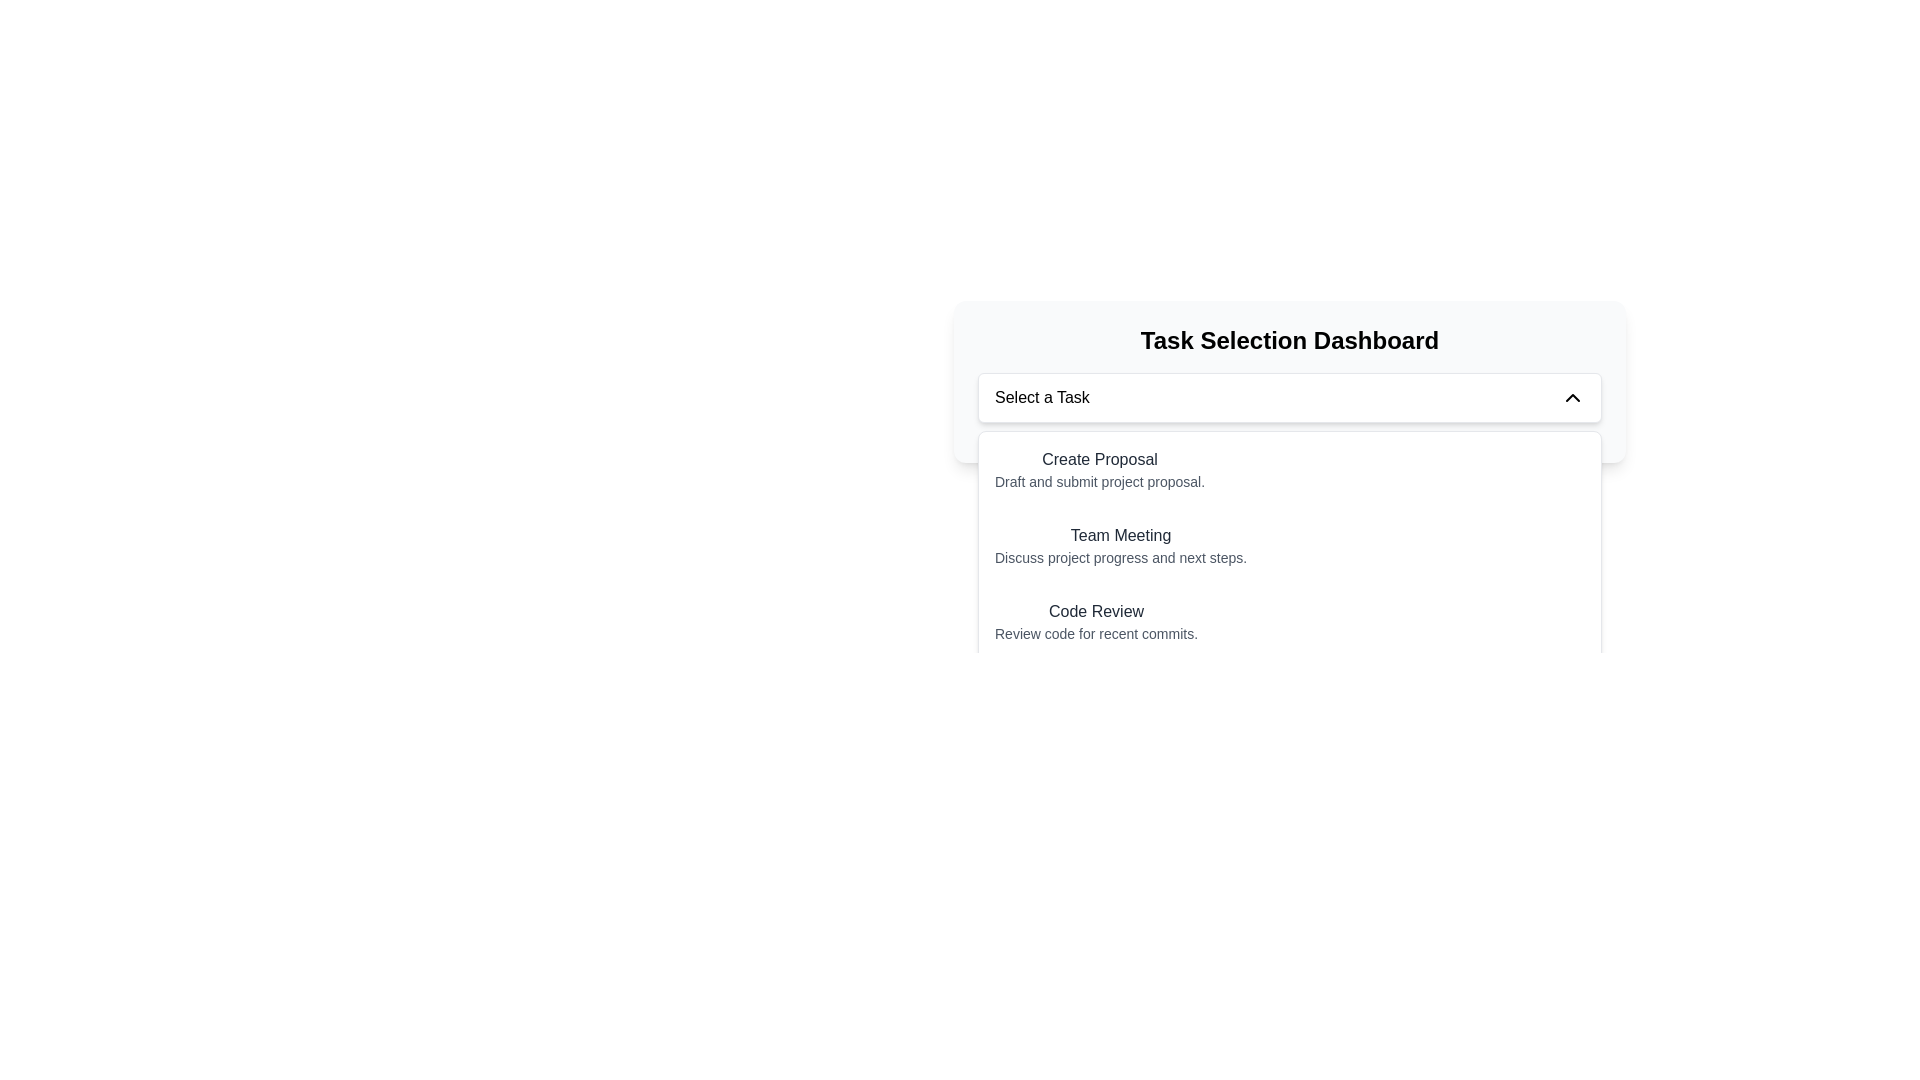  Describe the element at coordinates (1290, 620) in the screenshot. I see `to select the 'Code Review' task from the selectable list item in the Task Selection Dashboard` at that location.